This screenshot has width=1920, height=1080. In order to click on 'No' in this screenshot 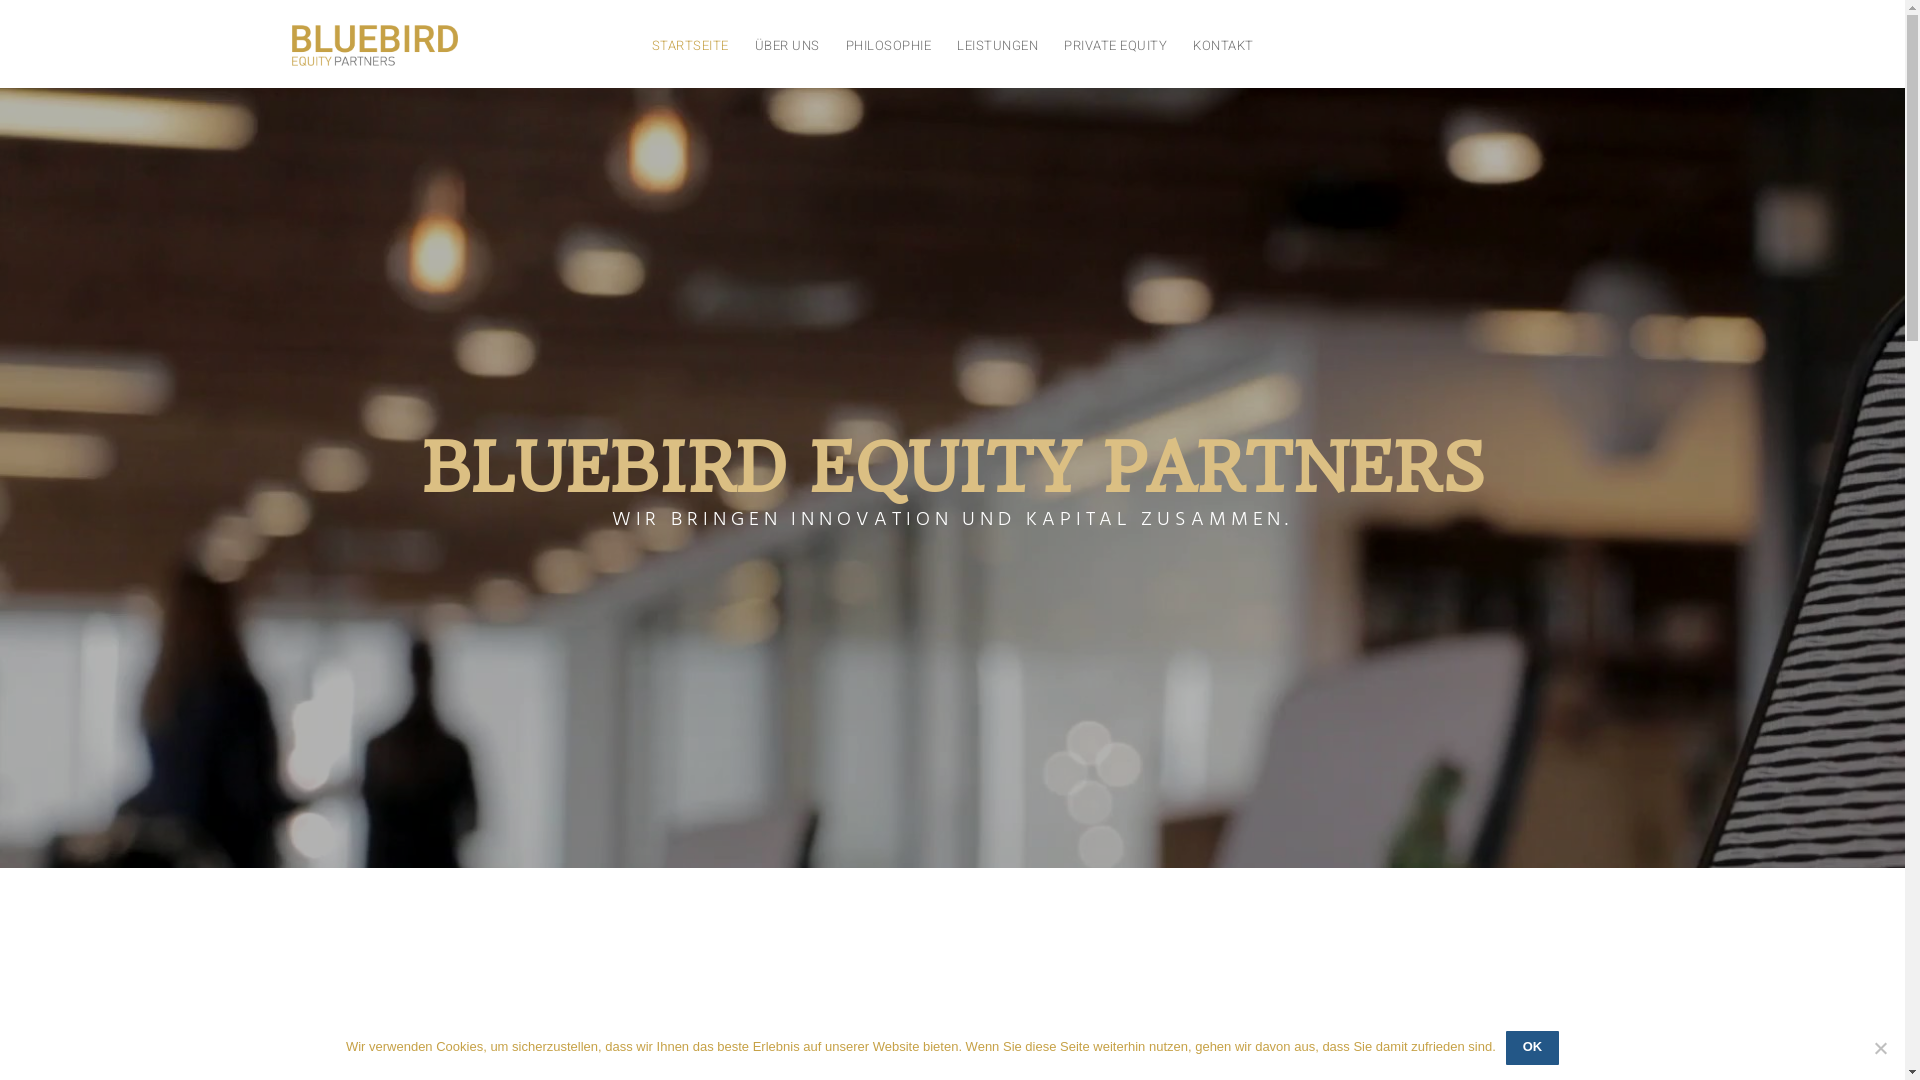, I will do `click(1879, 1047)`.